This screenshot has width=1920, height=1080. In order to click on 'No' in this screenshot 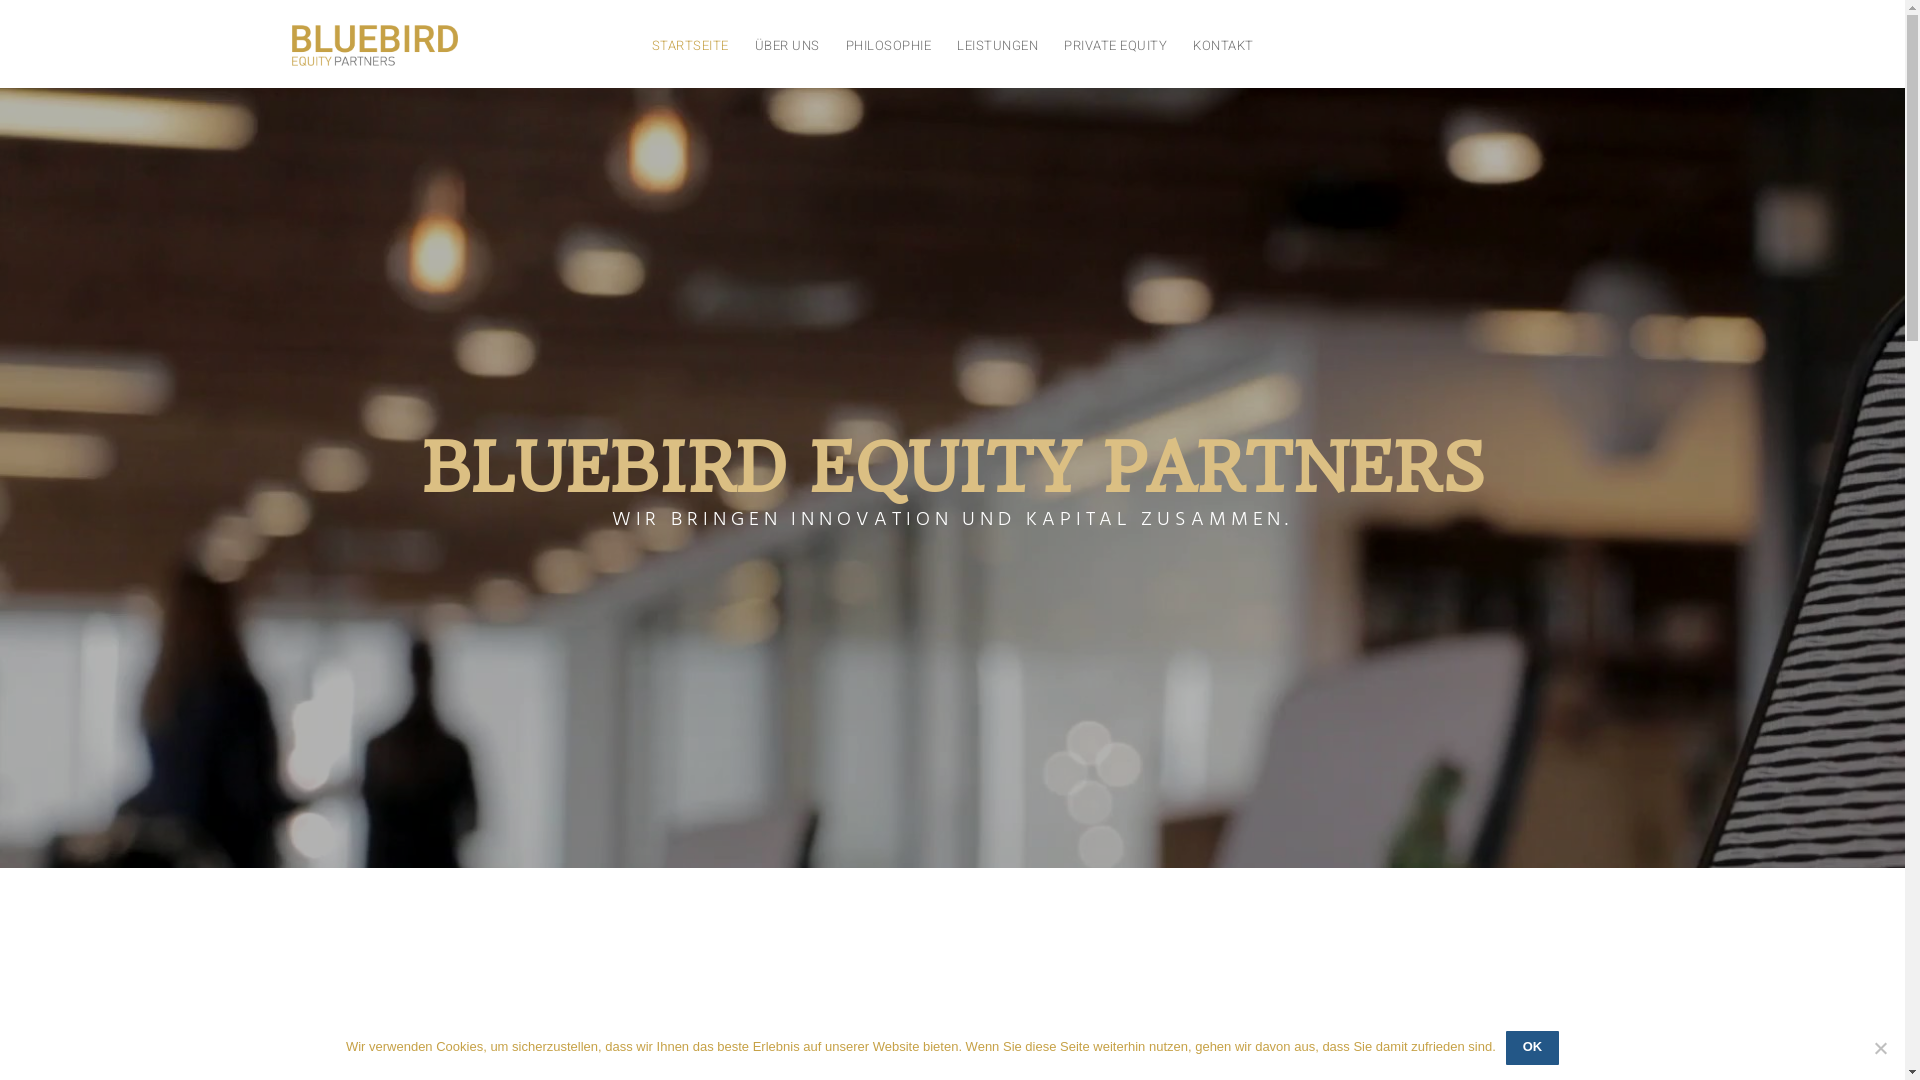, I will do `click(1879, 1047)`.